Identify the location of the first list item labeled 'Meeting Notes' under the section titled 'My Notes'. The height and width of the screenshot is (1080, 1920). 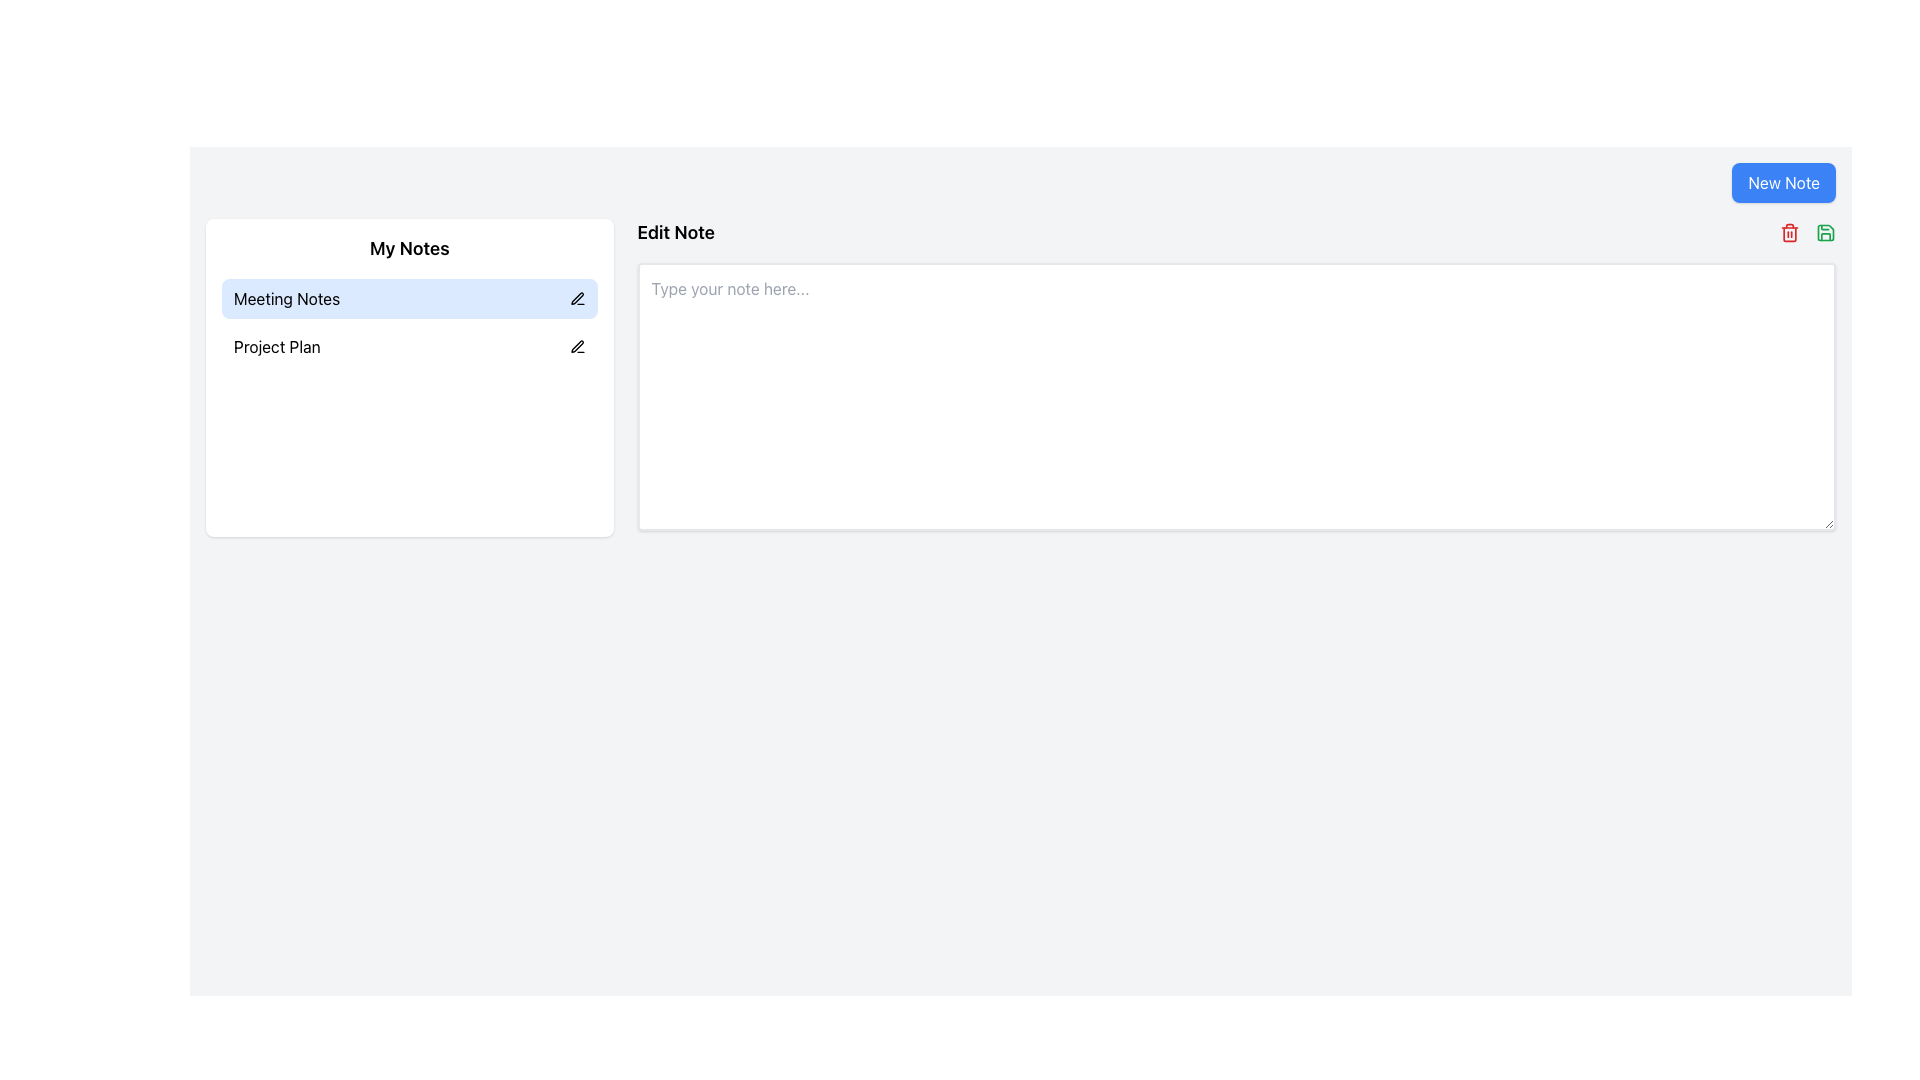
(408, 322).